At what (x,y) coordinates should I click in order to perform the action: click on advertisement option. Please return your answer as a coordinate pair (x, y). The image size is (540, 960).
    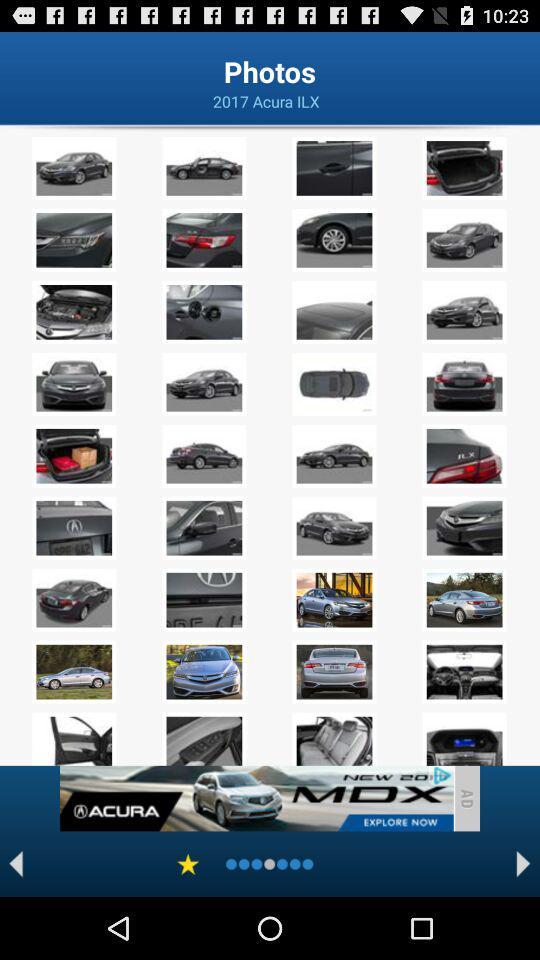
    Looking at the image, I should click on (256, 798).